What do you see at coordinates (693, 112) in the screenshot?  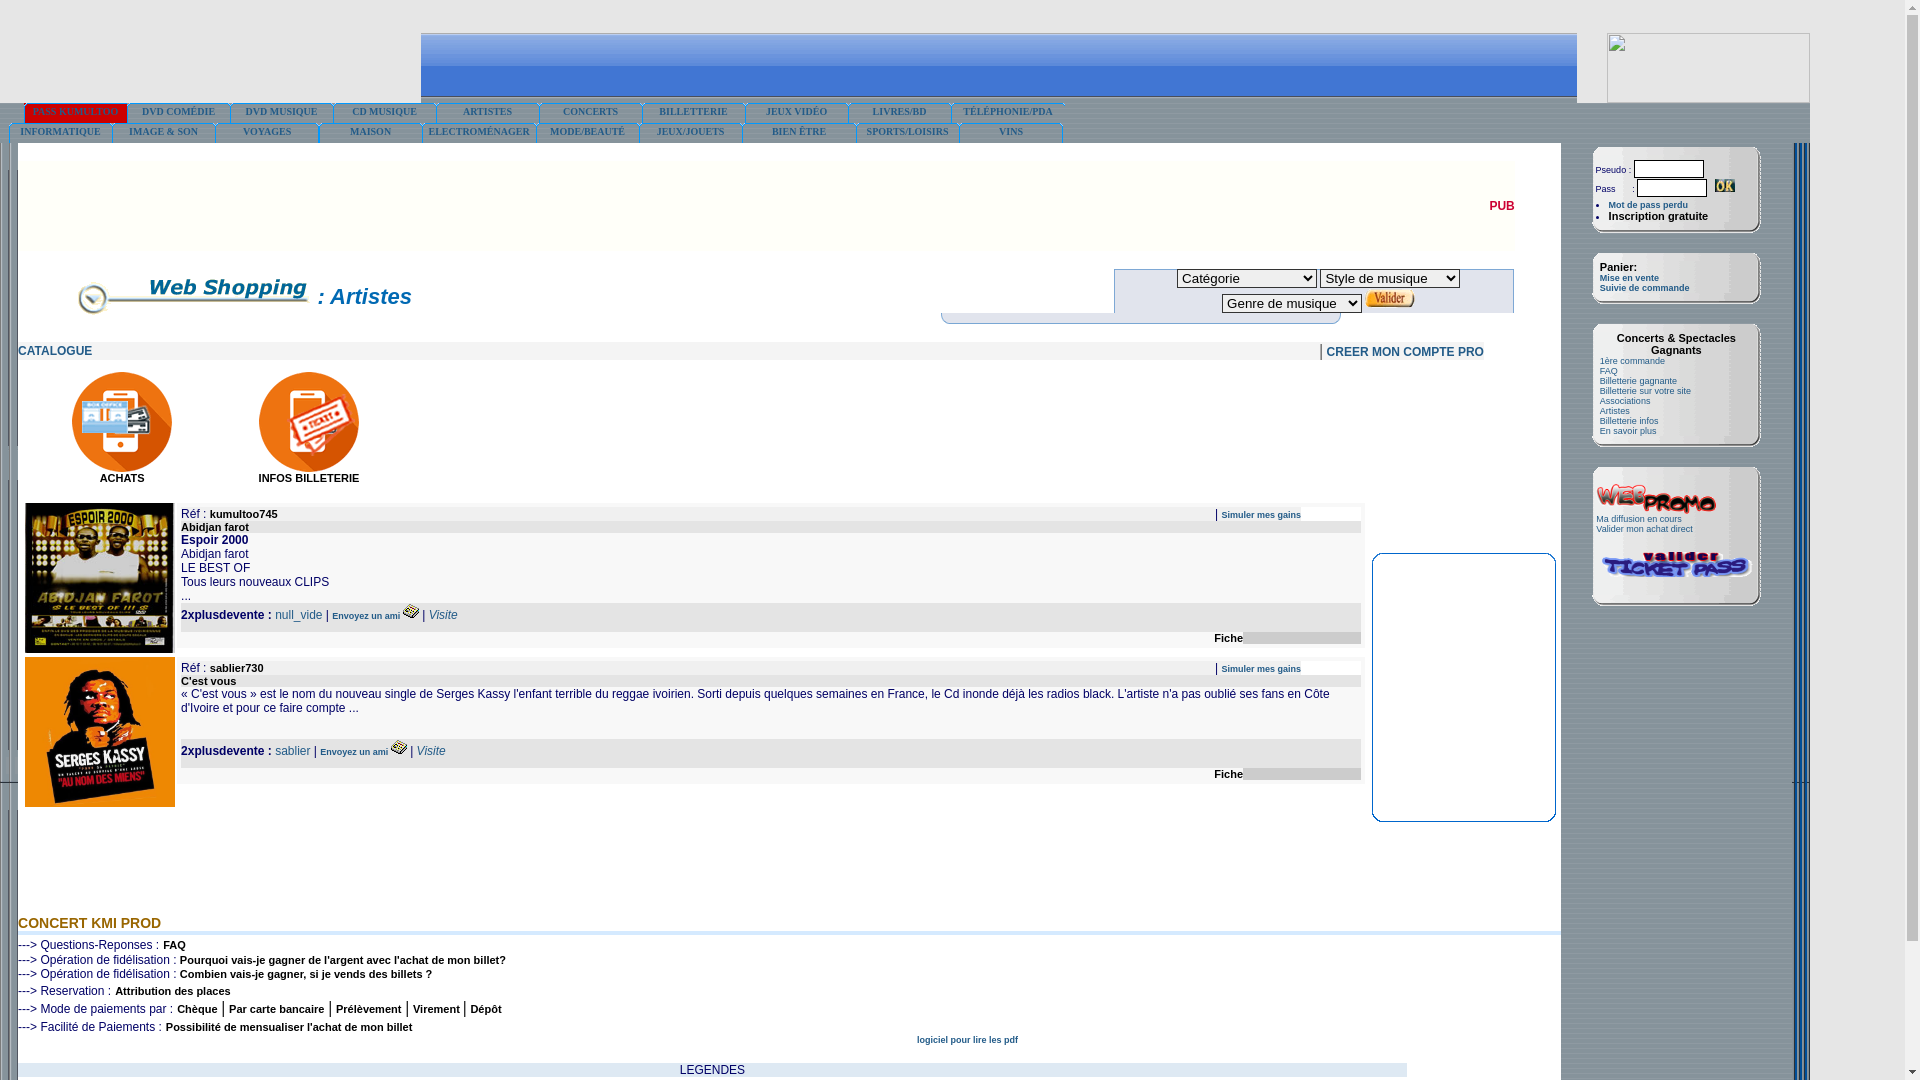 I see `'BILLETTERIE'` at bounding box center [693, 112].